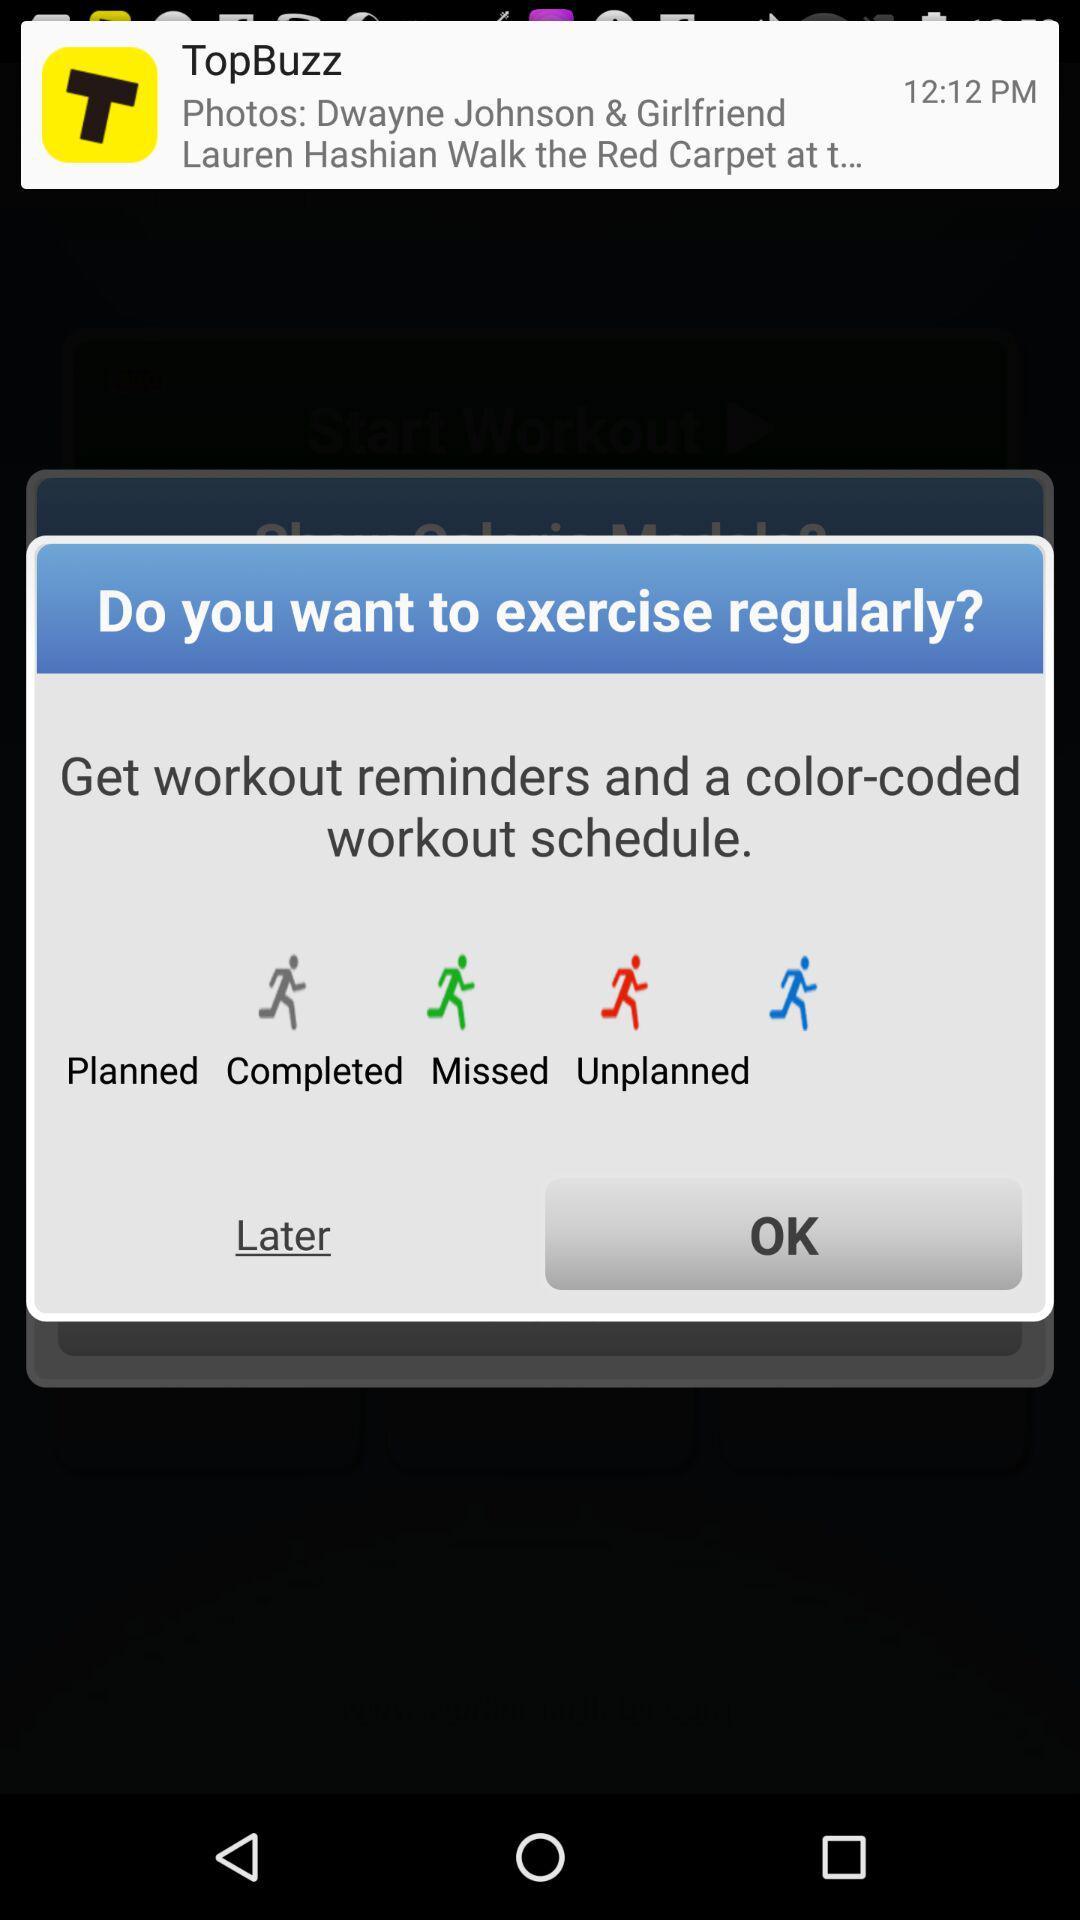 Image resolution: width=1080 pixels, height=1920 pixels. What do you see at coordinates (782, 1233) in the screenshot?
I see `item next to the later app` at bounding box center [782, 1233].